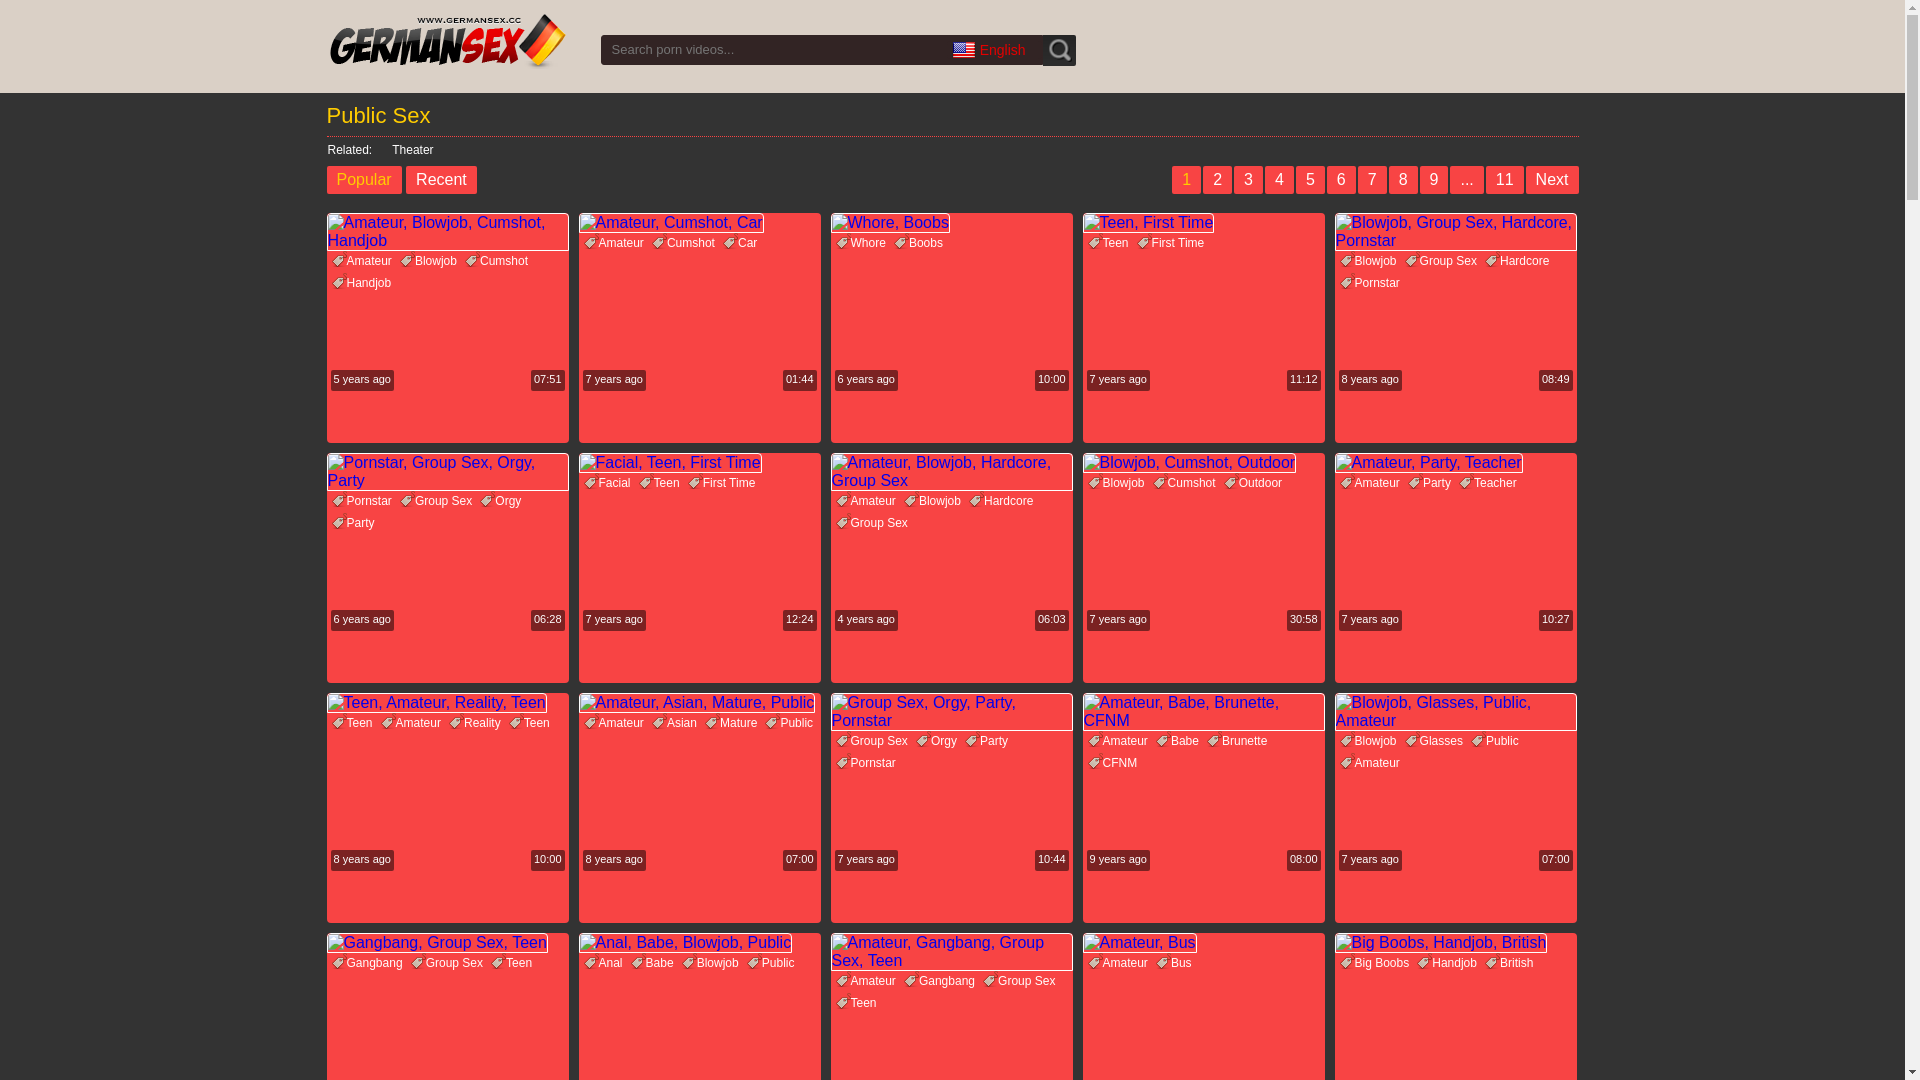 This screenshot has width=1920, height=1080. Describe the element at coordinates (1173, 242) in the screenshot. I see `'First Time'` at that location.